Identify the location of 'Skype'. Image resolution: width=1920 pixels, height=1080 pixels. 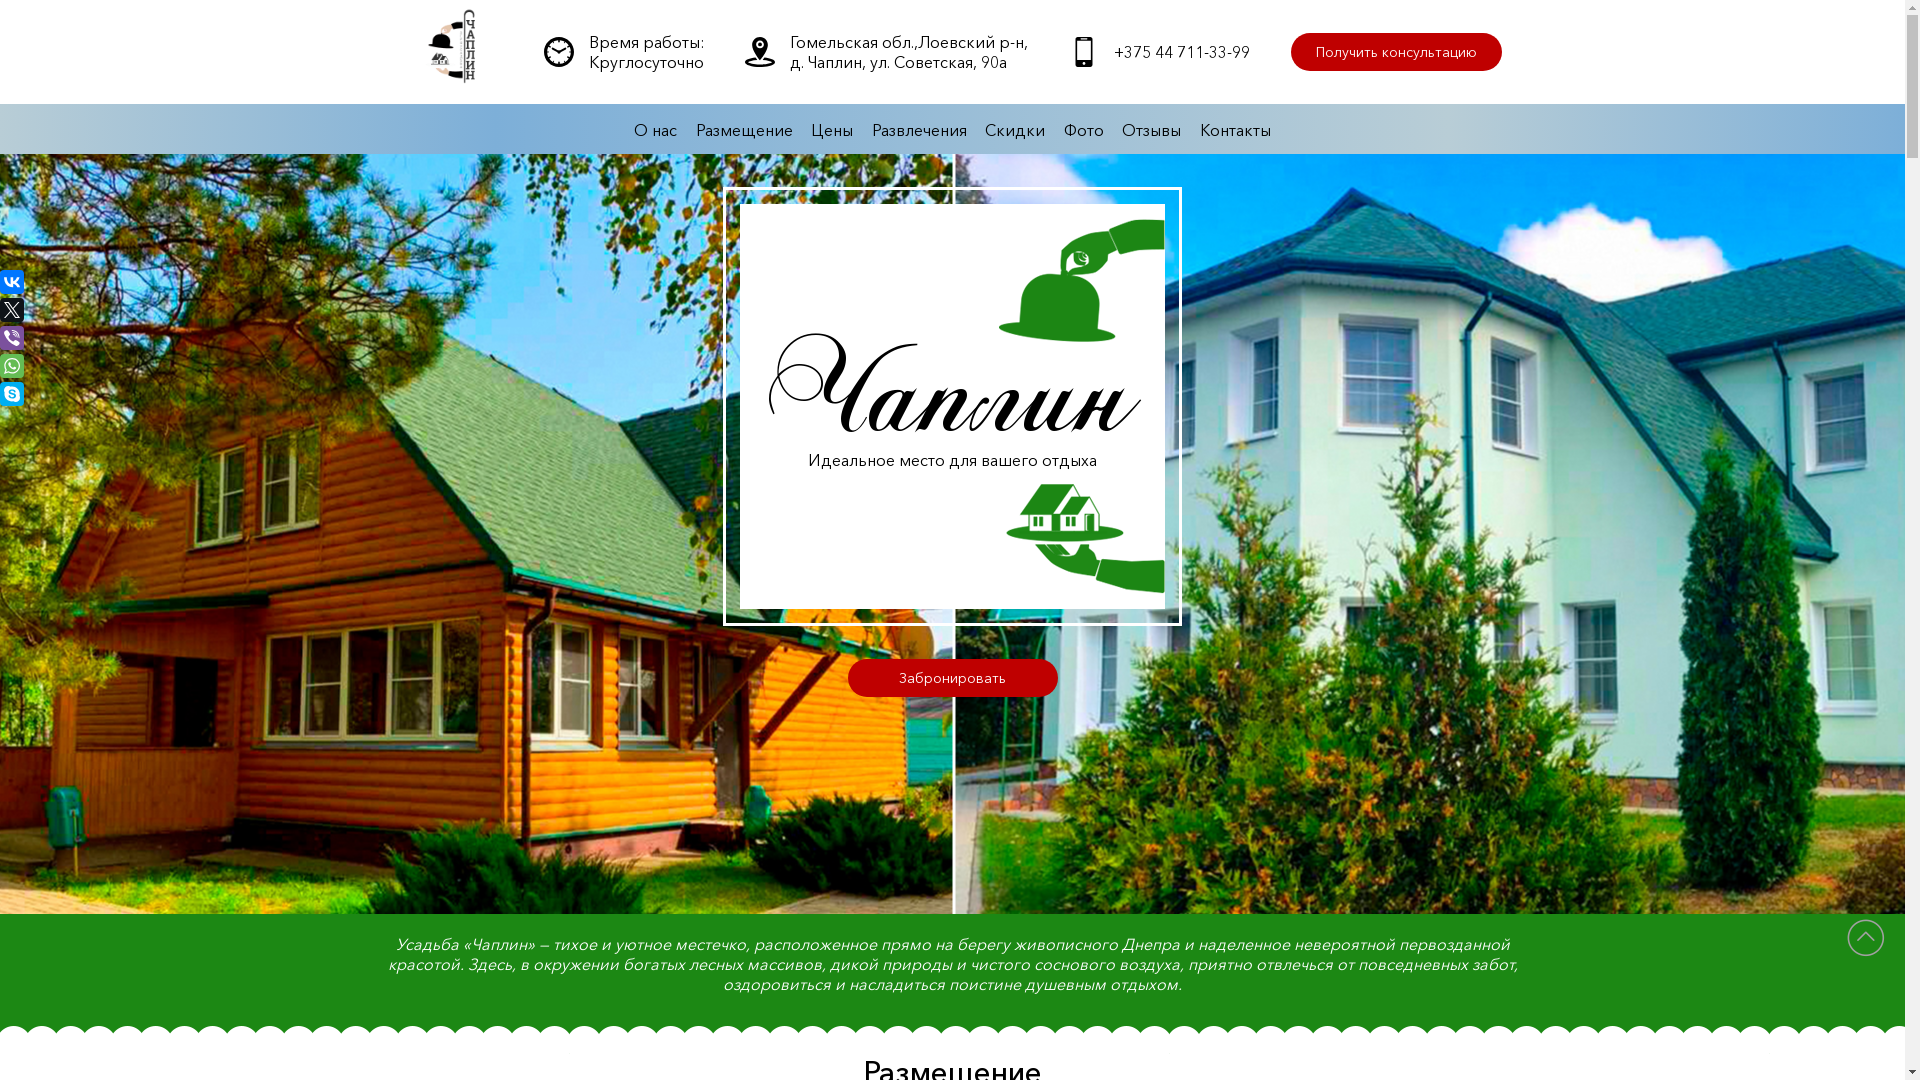
(12, 393).